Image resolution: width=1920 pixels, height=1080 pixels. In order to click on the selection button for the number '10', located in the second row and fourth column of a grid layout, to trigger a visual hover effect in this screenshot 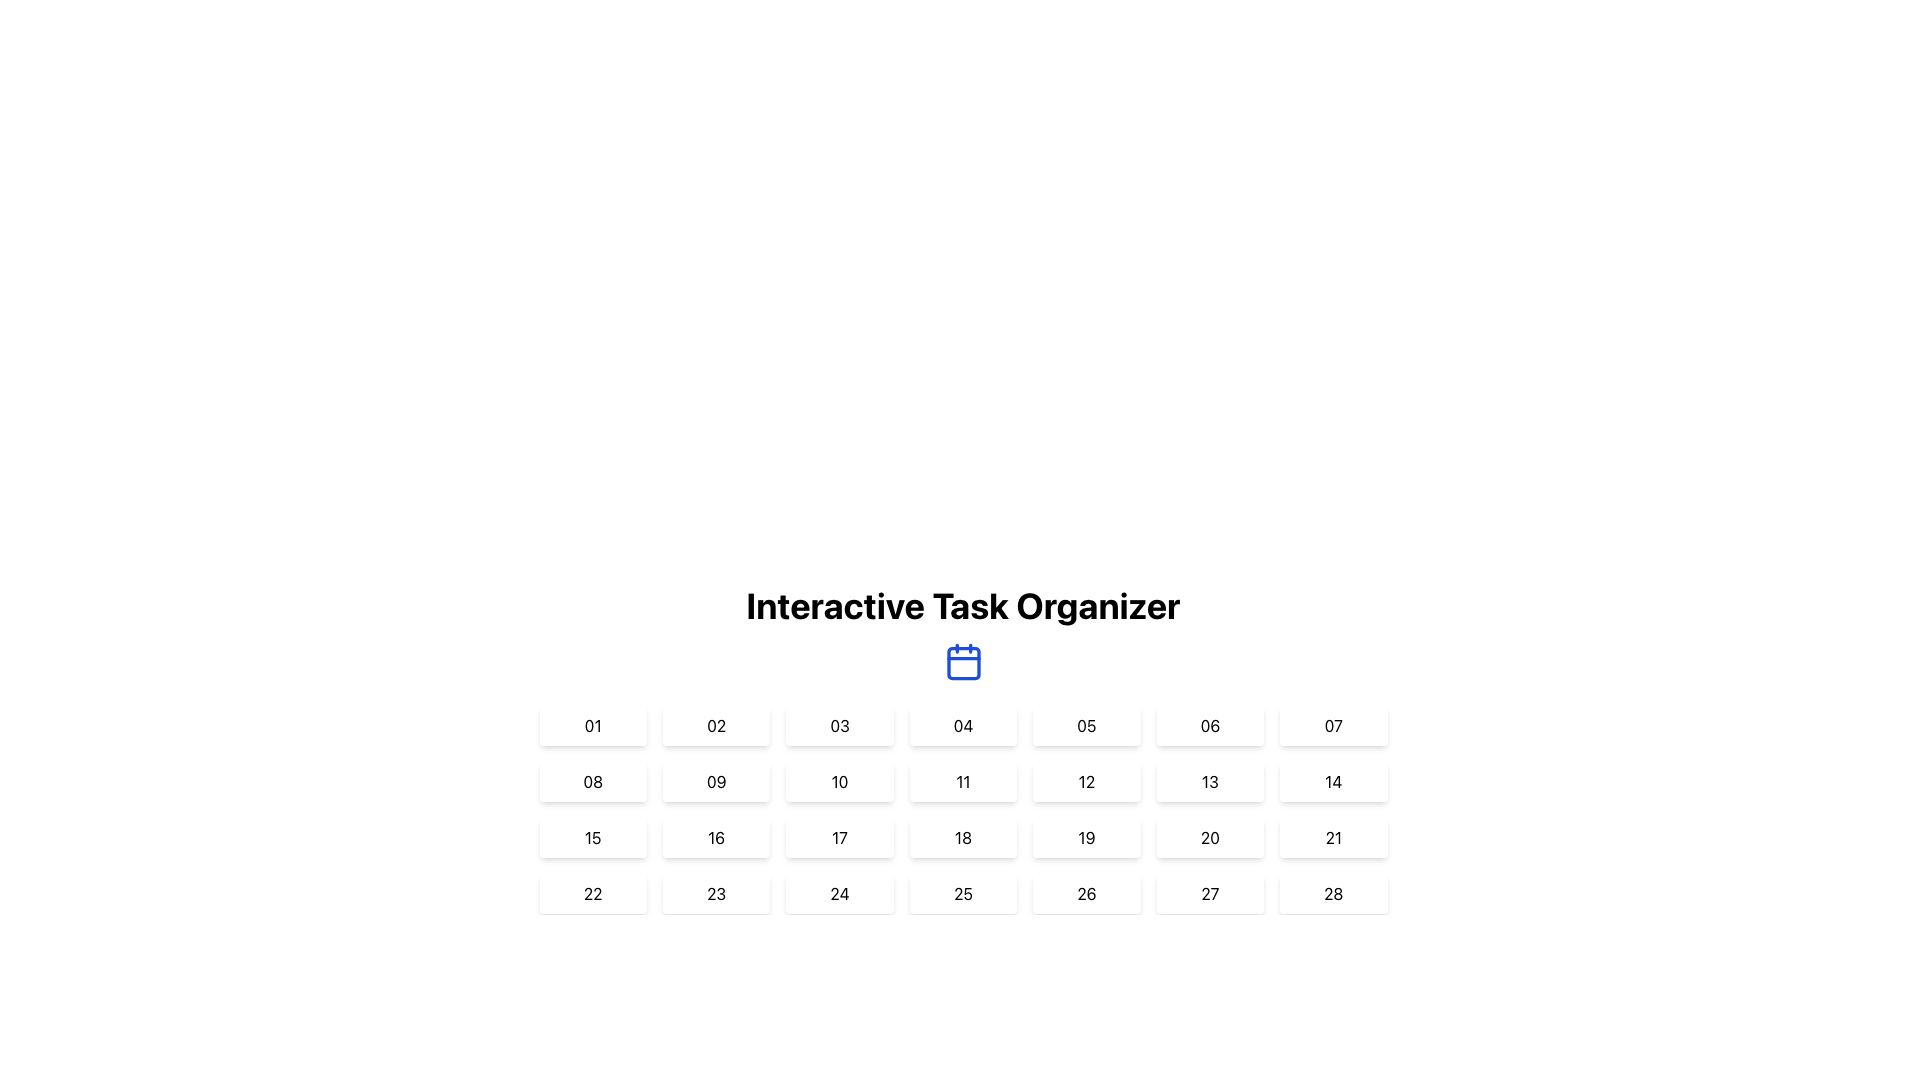, I will do `click(840, 781)`.